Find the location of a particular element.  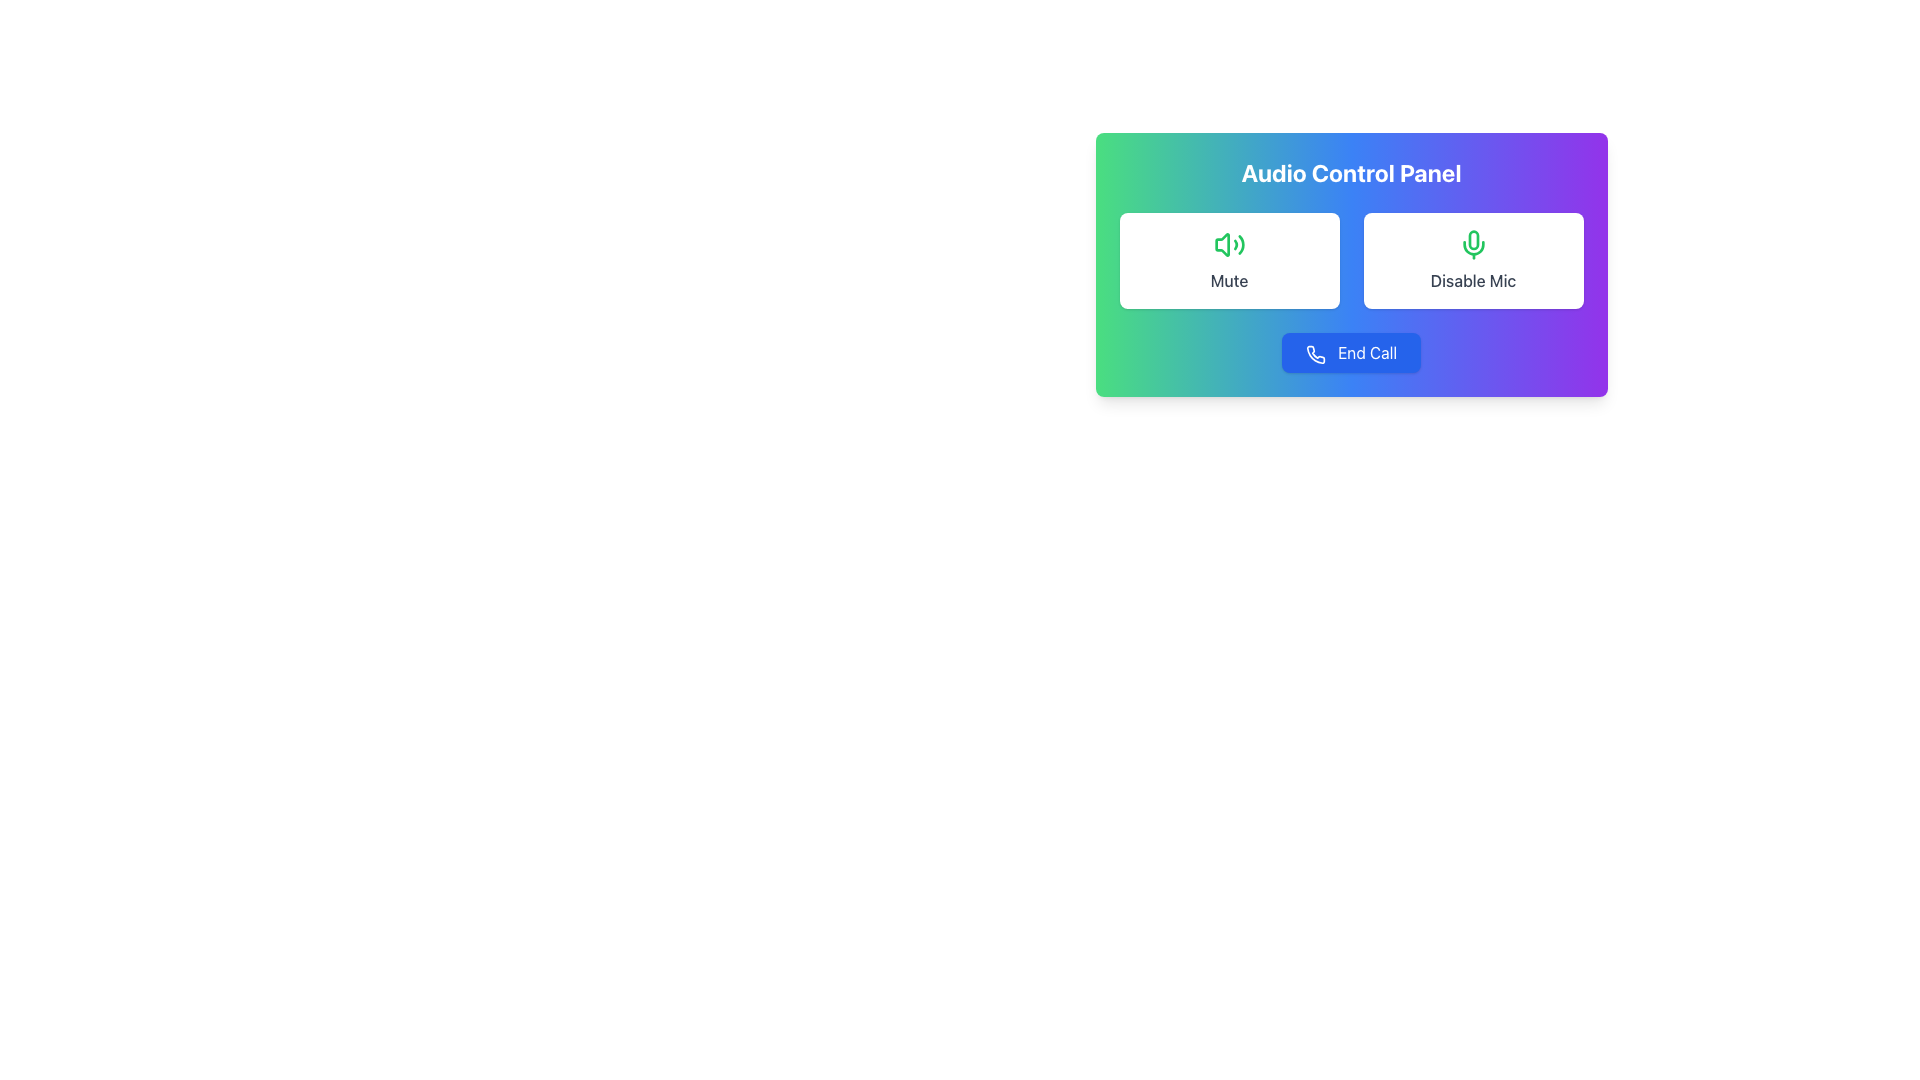

the audio visual indicator SVG icon located in the upper left corner of the 'Mute' button in the 'Audio Control Panel' is located at coordinates (1221, 244).